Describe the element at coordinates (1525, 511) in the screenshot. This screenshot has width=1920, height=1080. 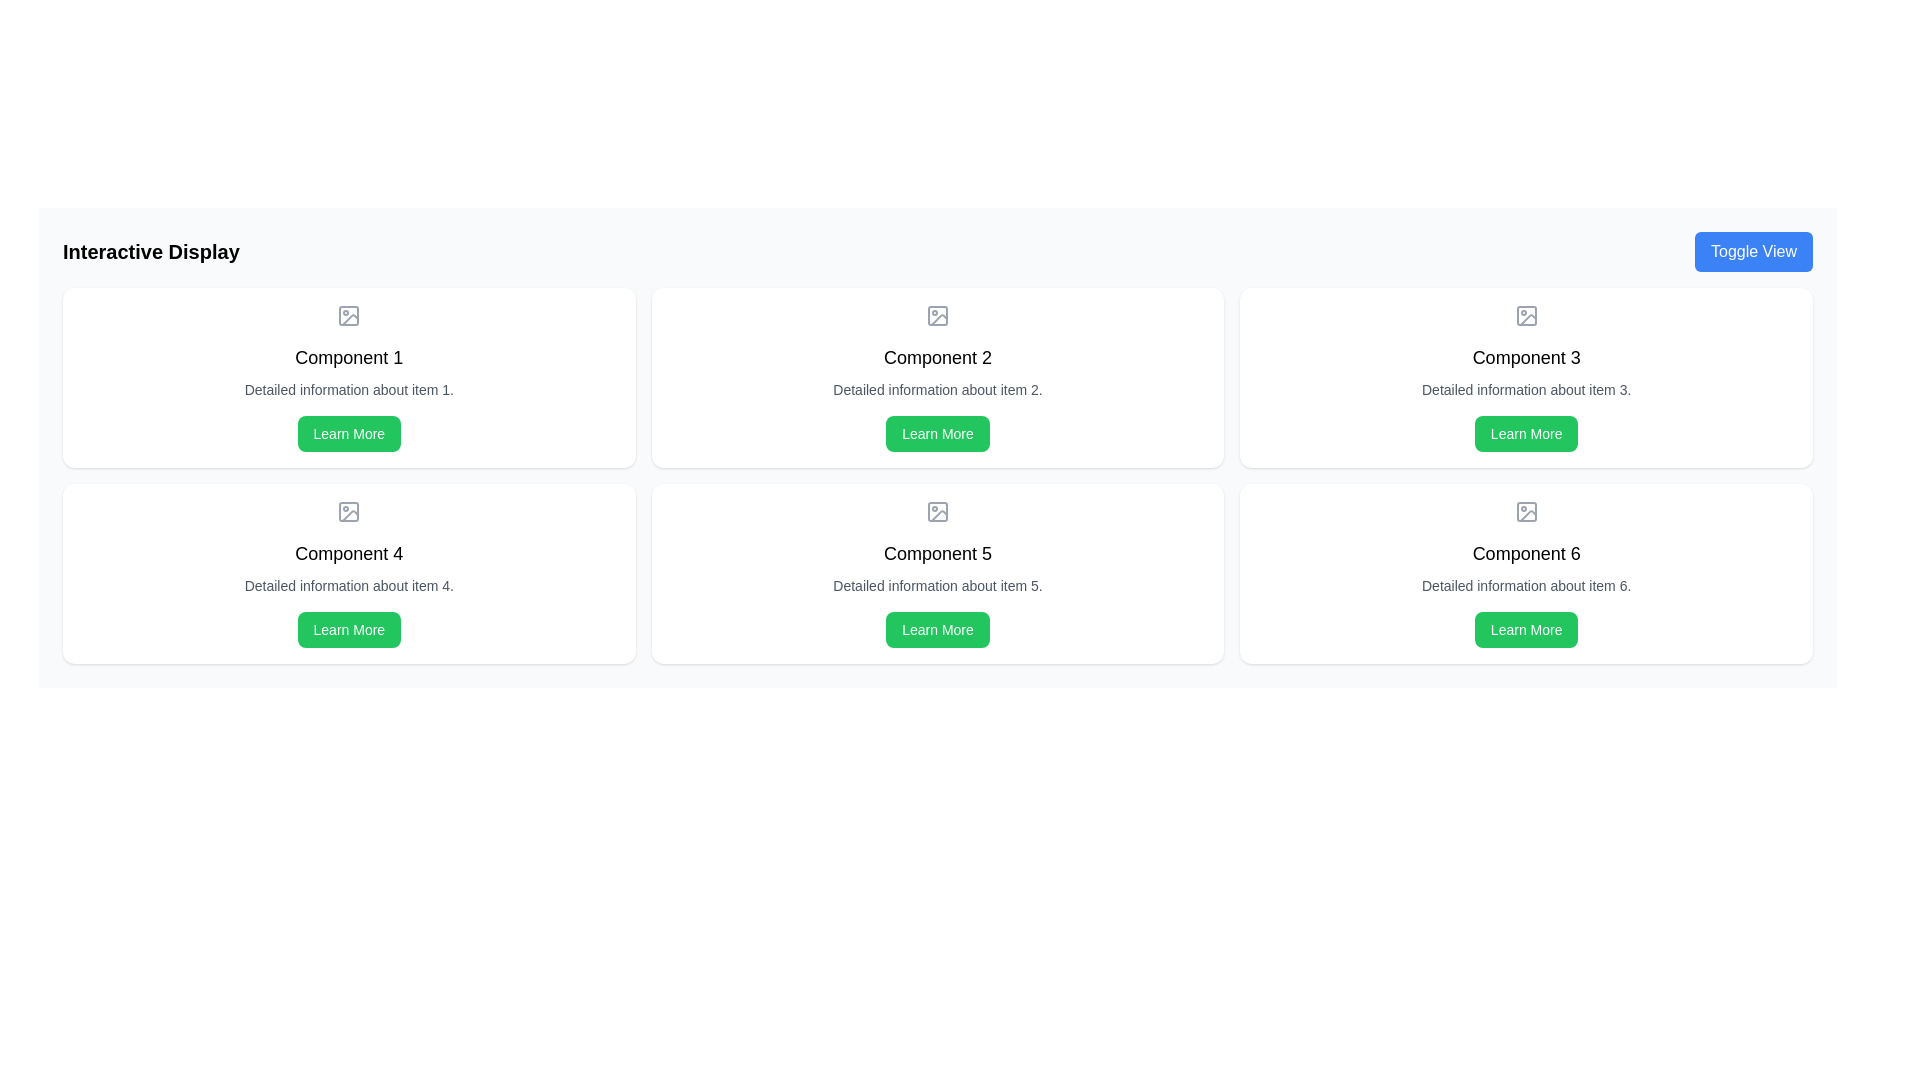
I see `the light gray rounded rectangle decorative visual element located at the center of the image placeholder icon in the 'Component 6' card` at that location.